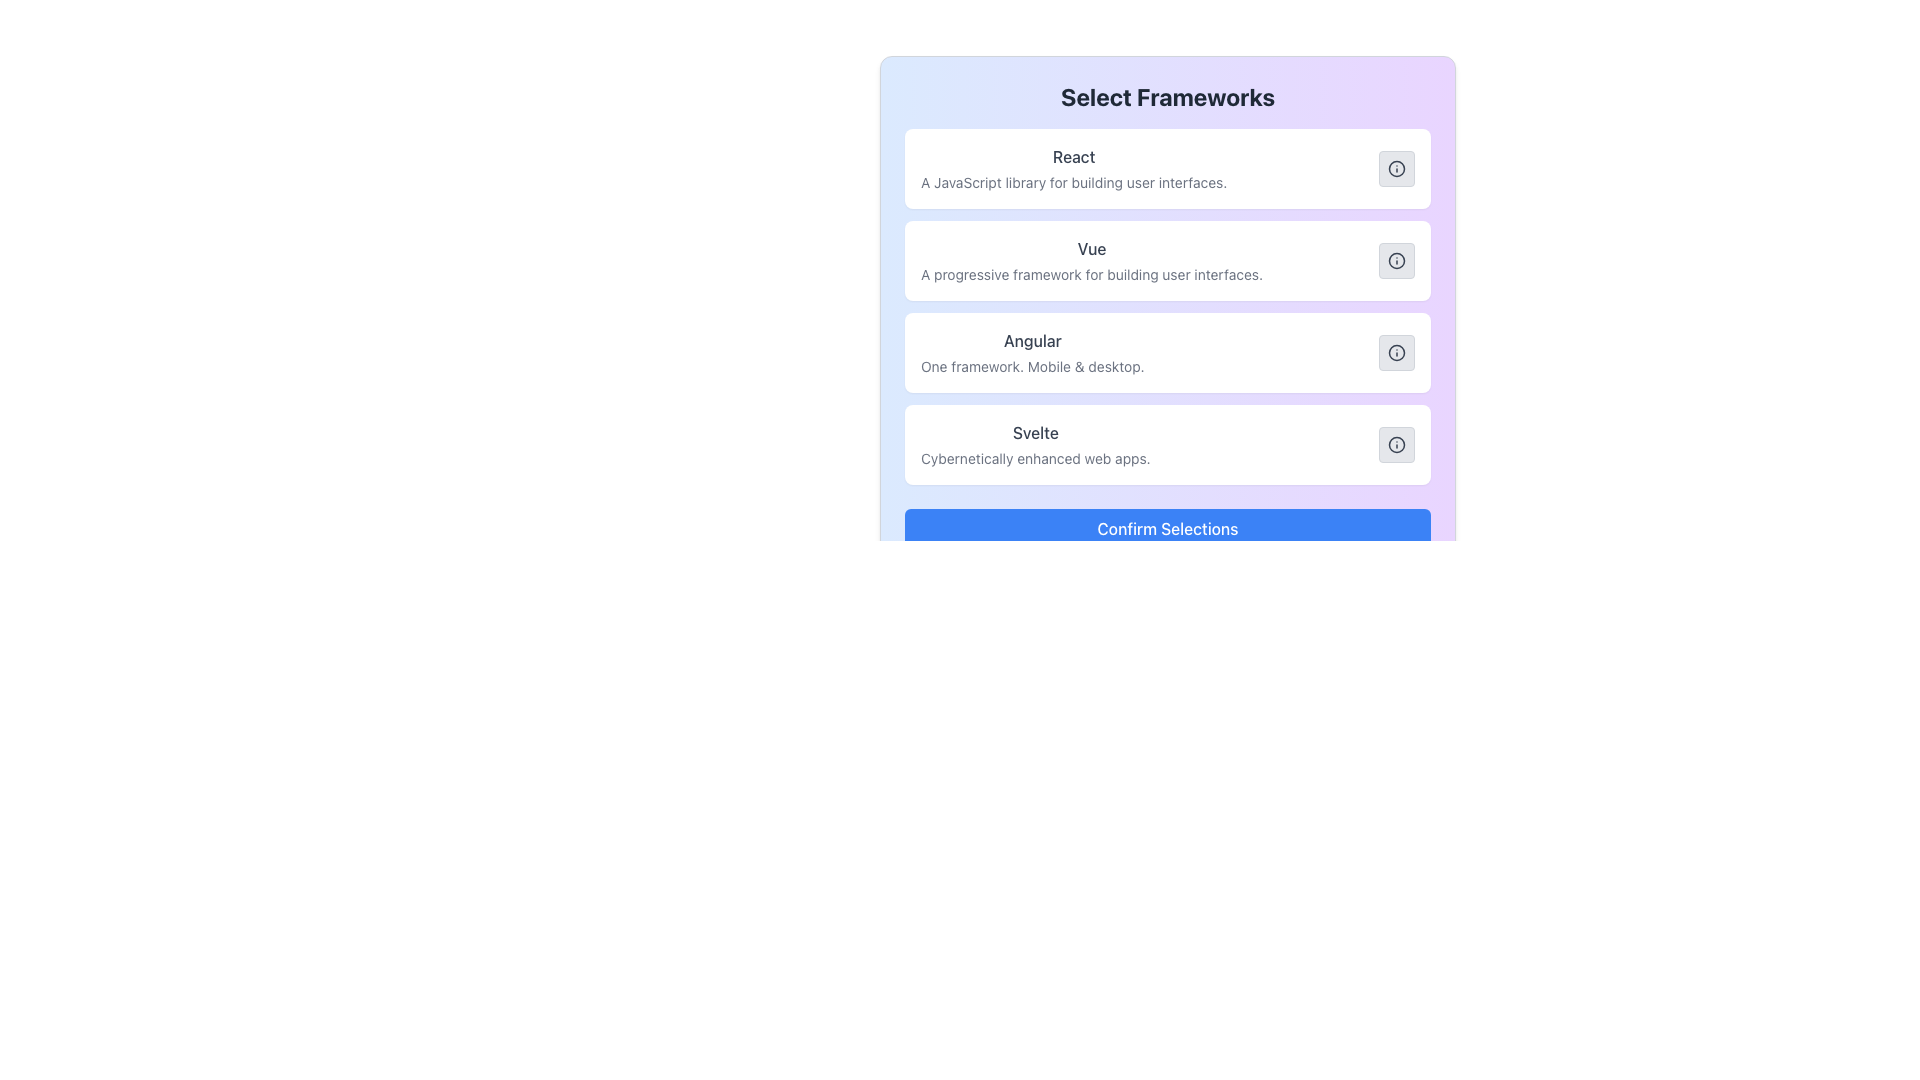 This screenshot has height=1080, width=1920. What do you see at coordinates (1167, 96) in the screenshot?
I see `the header text 'Select Frameworks', which is styled in bold with a large font size and centered alignment, located at the top of a rounded card-like panel` at bounding box center [1167, 96].